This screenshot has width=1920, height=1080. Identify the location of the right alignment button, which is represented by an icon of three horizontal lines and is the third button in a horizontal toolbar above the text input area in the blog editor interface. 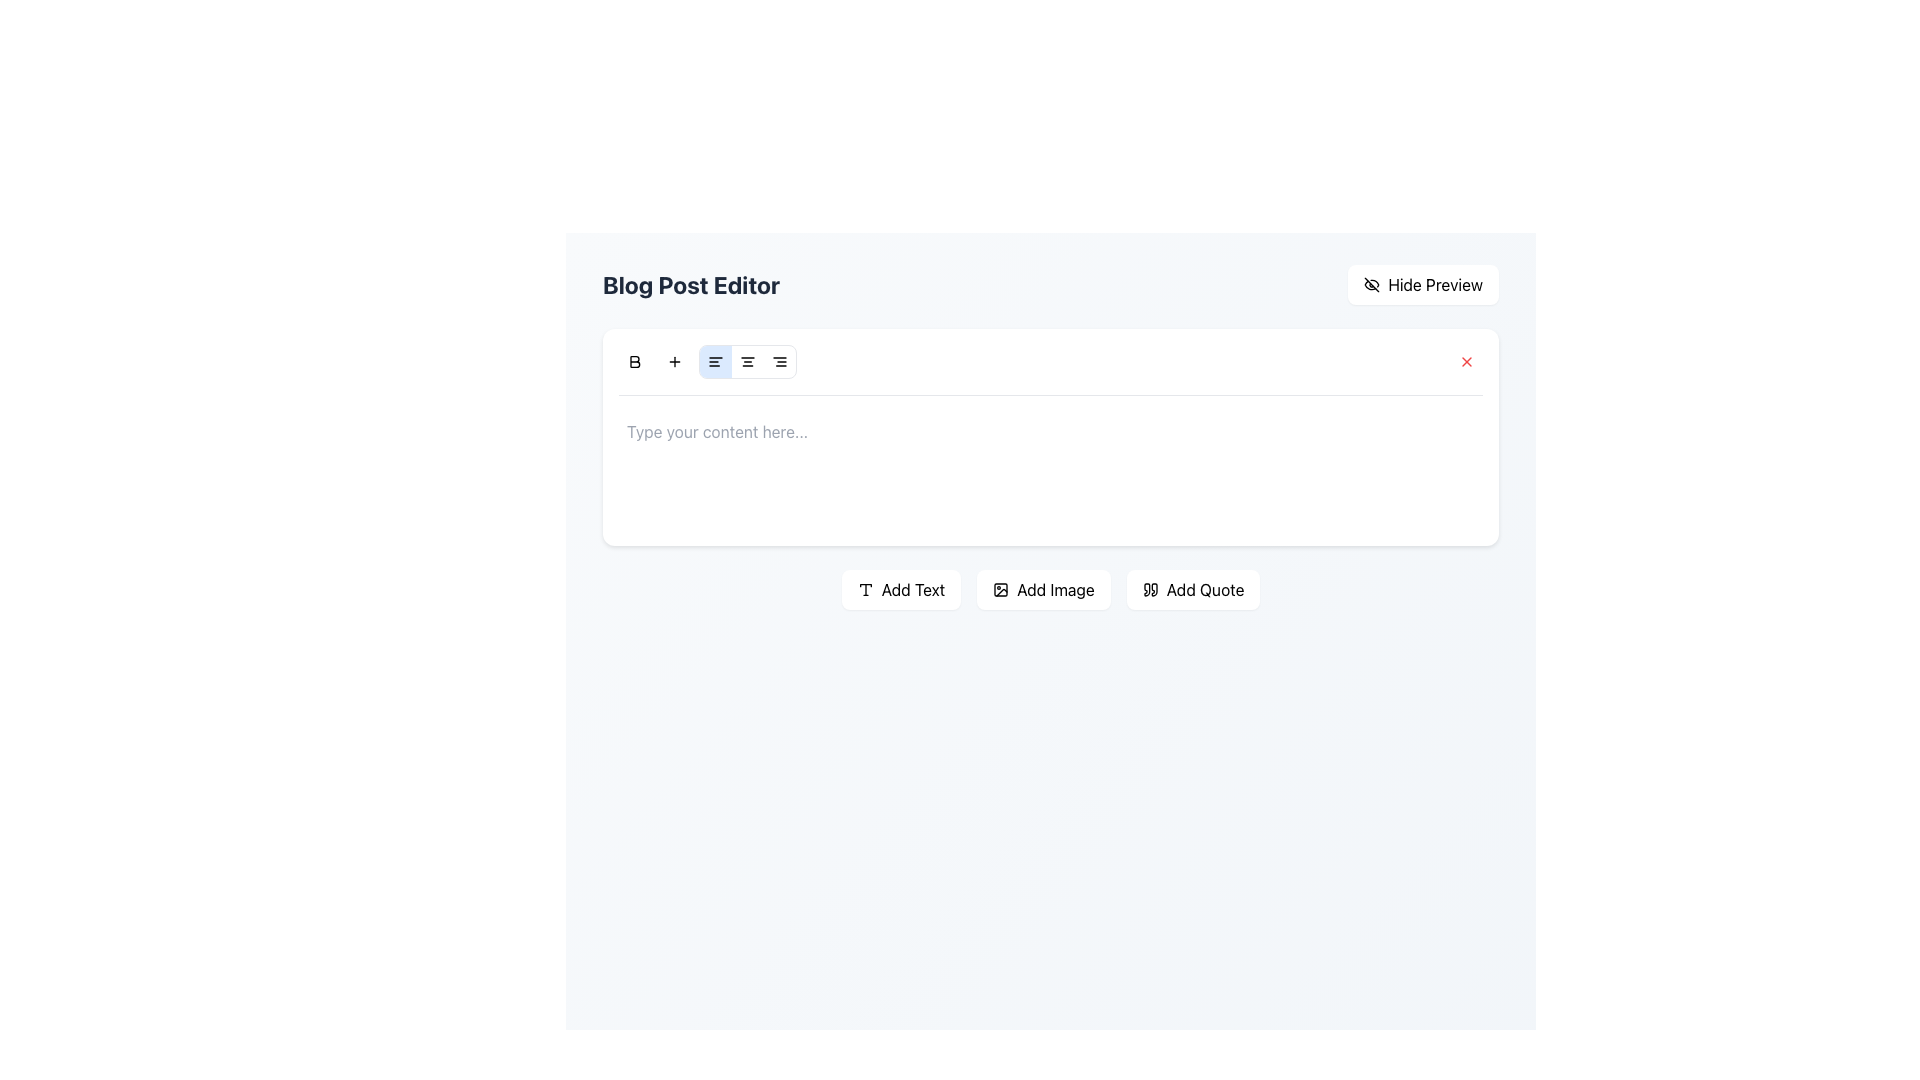
(778, 362).